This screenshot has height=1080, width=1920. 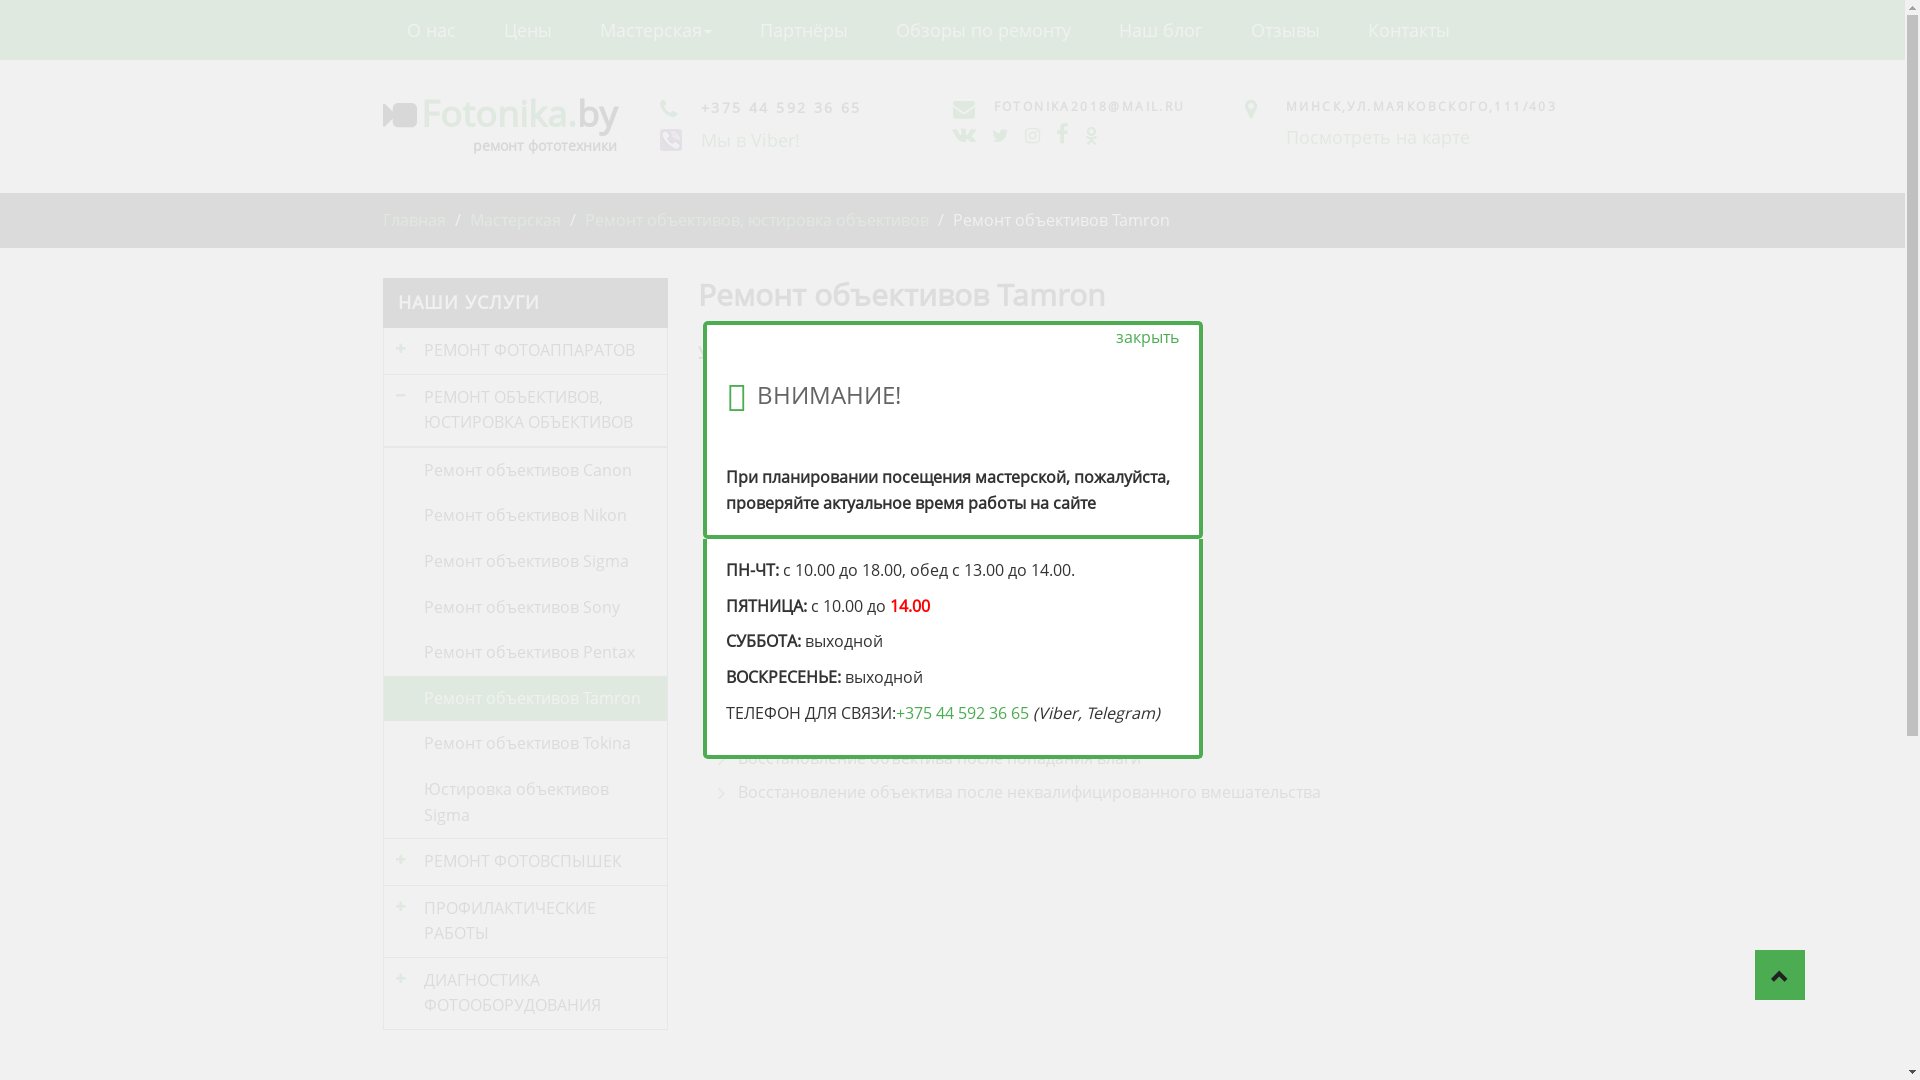 What do you see at coordinates (962, 712) in the screenshot?
I see `'+375 44 592 36 65'` at bounding box center [962, 712].